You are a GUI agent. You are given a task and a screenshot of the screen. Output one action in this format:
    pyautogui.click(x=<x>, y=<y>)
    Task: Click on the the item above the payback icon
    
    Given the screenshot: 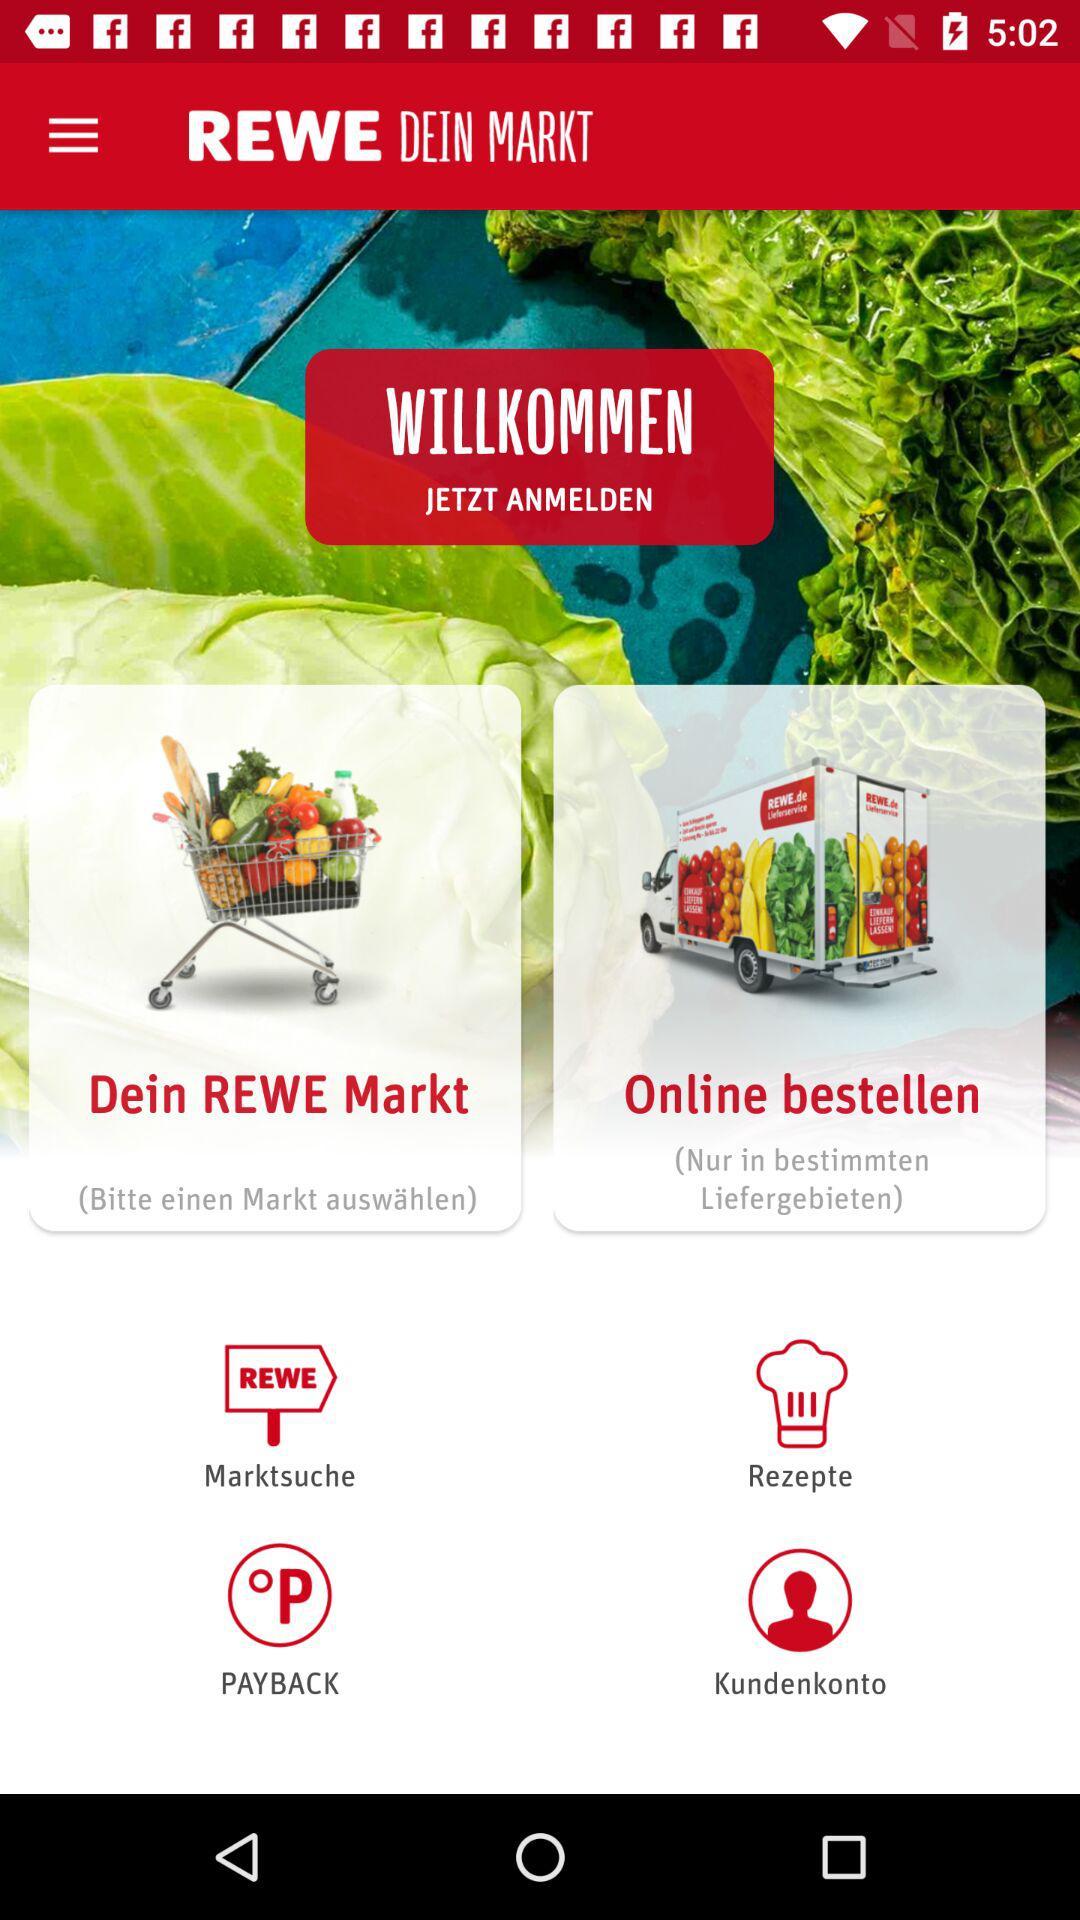 What is the action you would take?
    pyautogui.click(x=279, y=1411)
    